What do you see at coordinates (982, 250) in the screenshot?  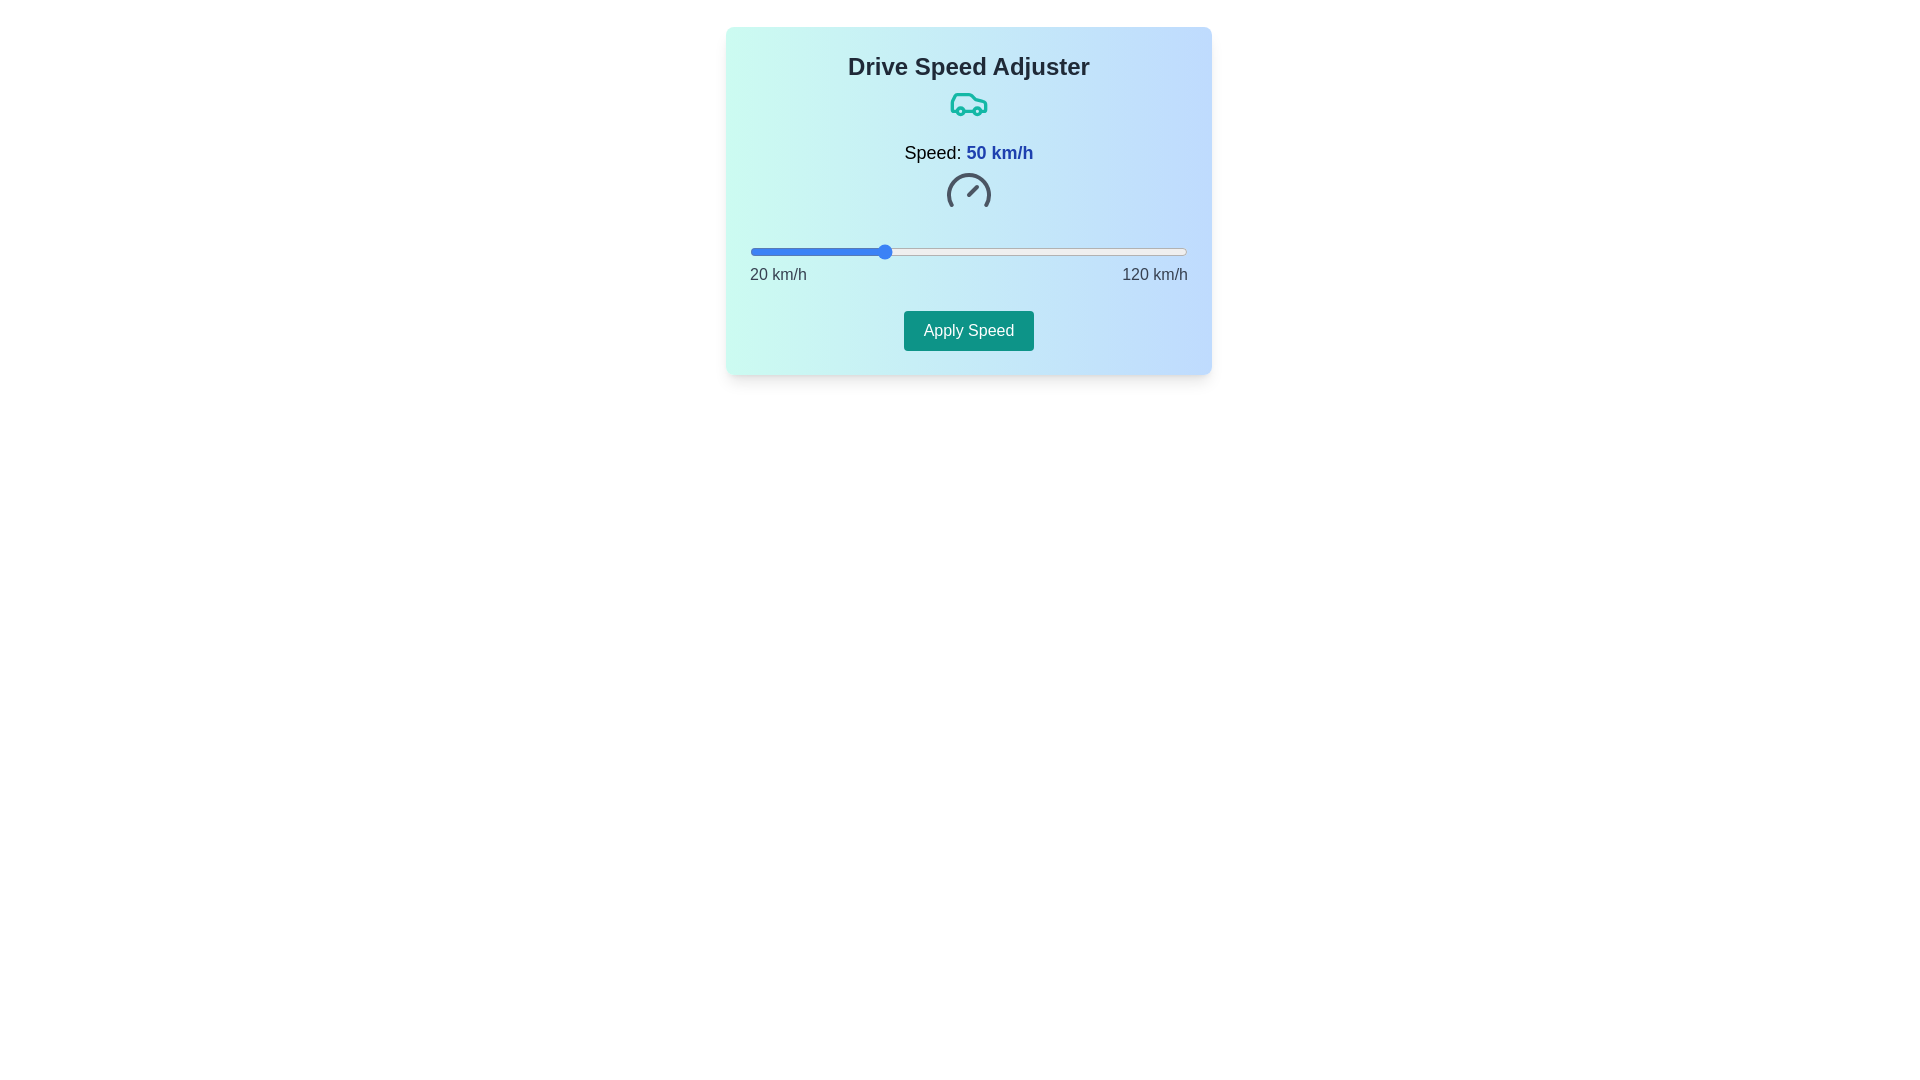 I see `the speed slider to set the speed to 73 km/h` at bounding box center [982, 250].